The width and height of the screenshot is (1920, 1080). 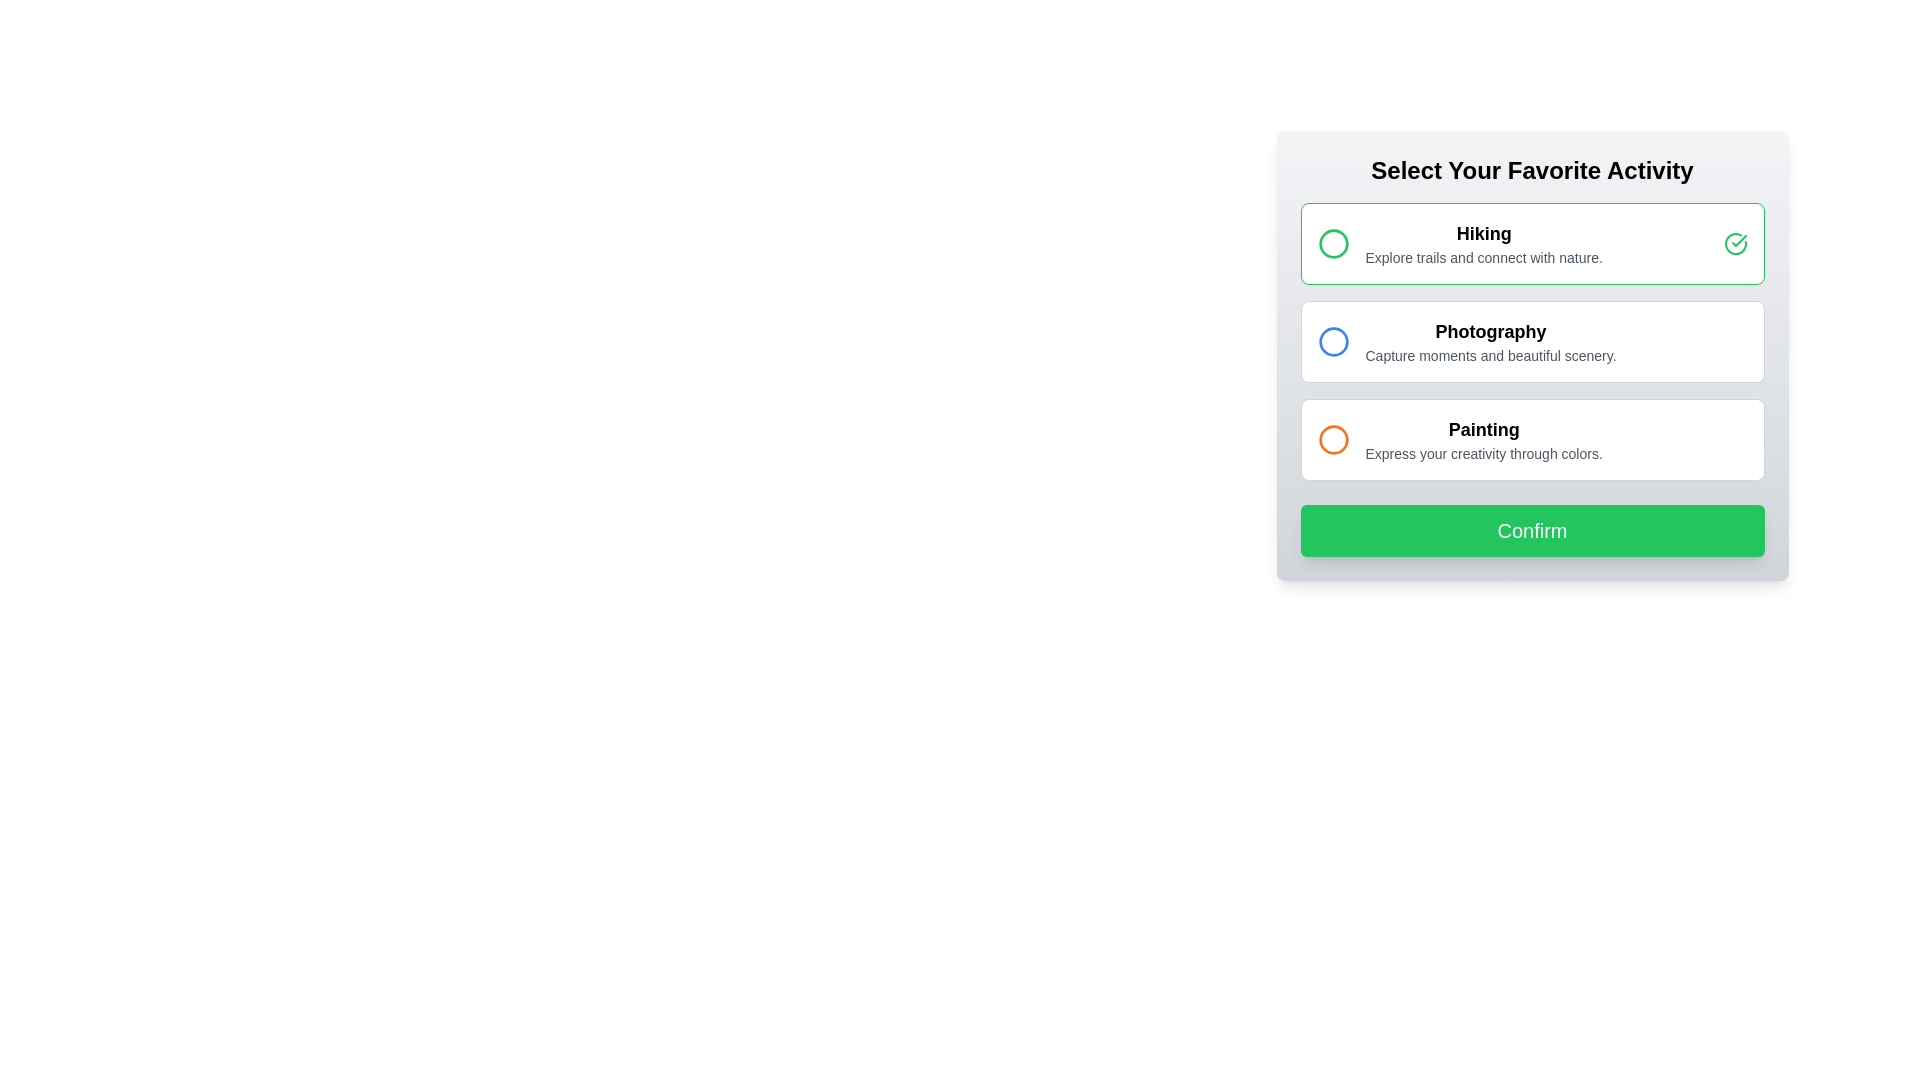 What do you see at coordinates (1333, 242) in the screenshot?
I see `the visual state of the green circular icon associated with the 'Hiking' option in the activity selection list` at bounding box center [1333, 242].